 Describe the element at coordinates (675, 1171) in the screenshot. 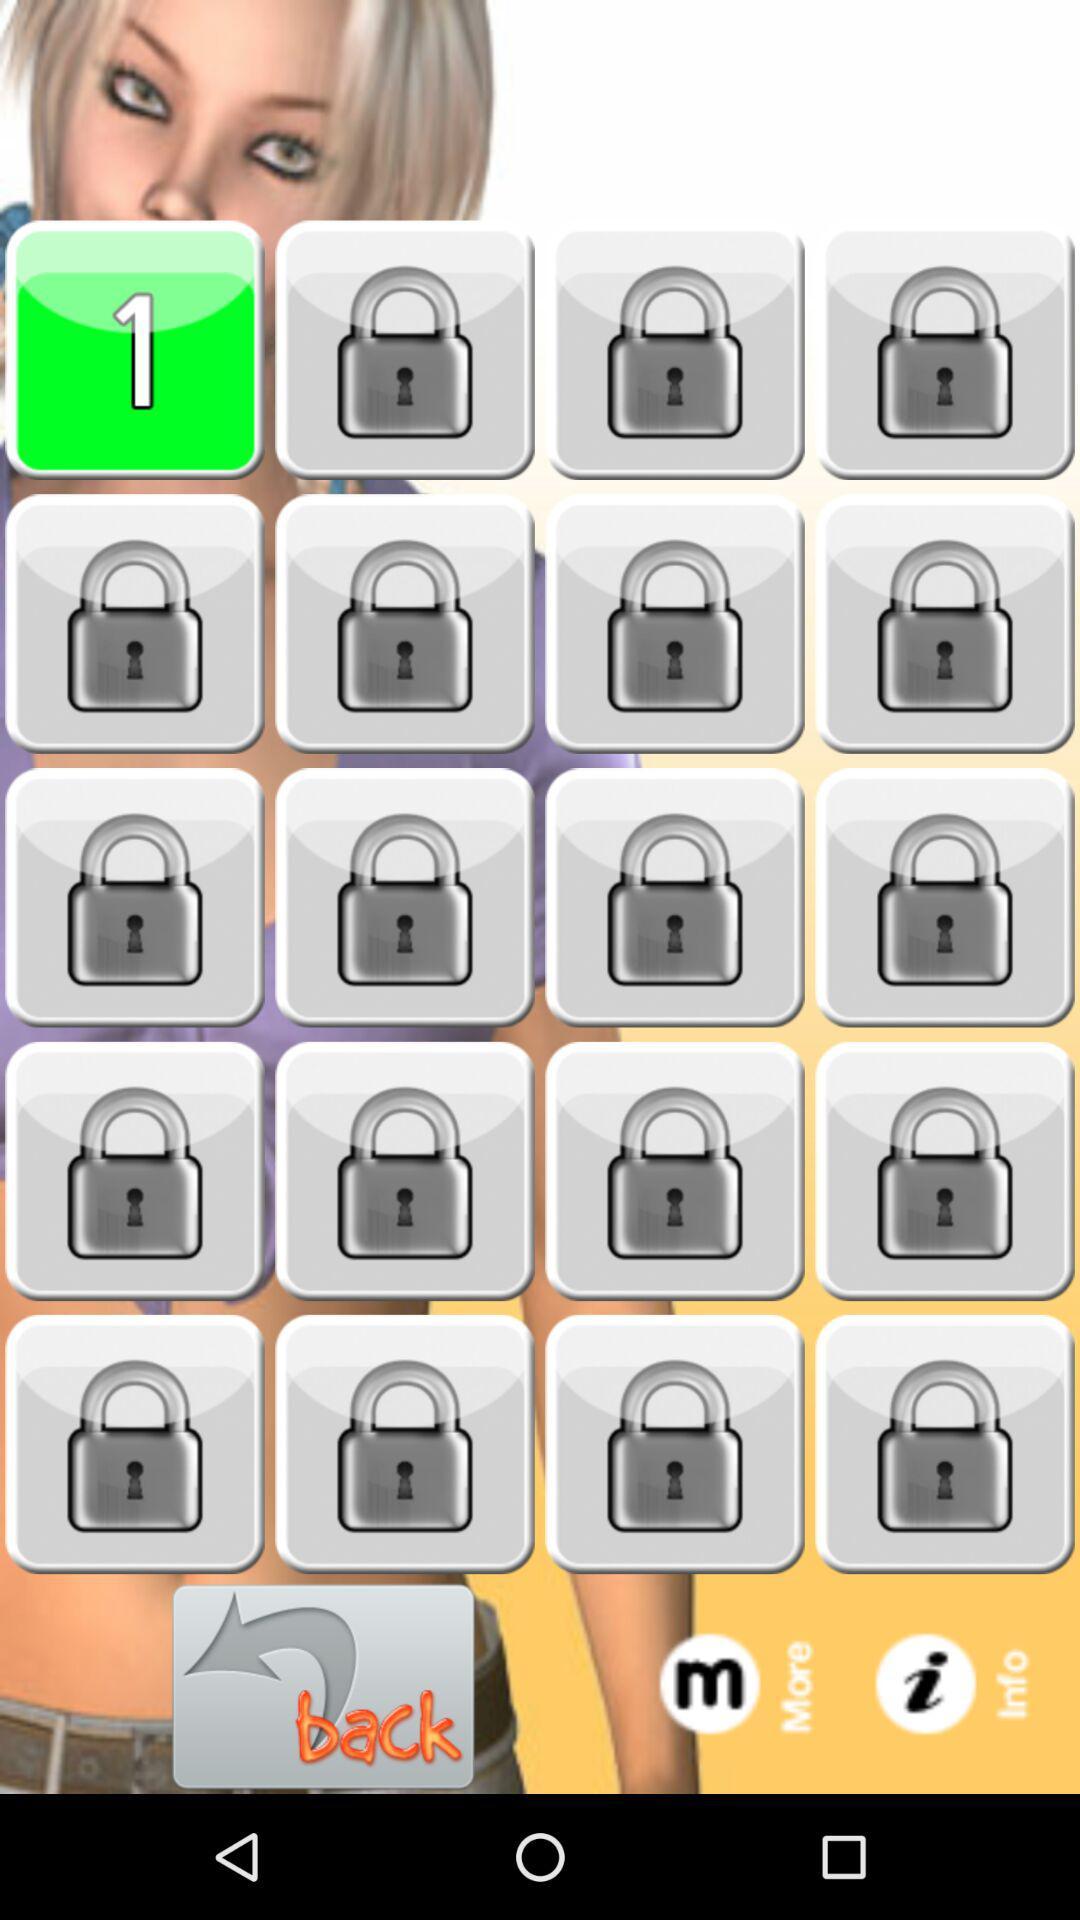

I see `the option` at that location.